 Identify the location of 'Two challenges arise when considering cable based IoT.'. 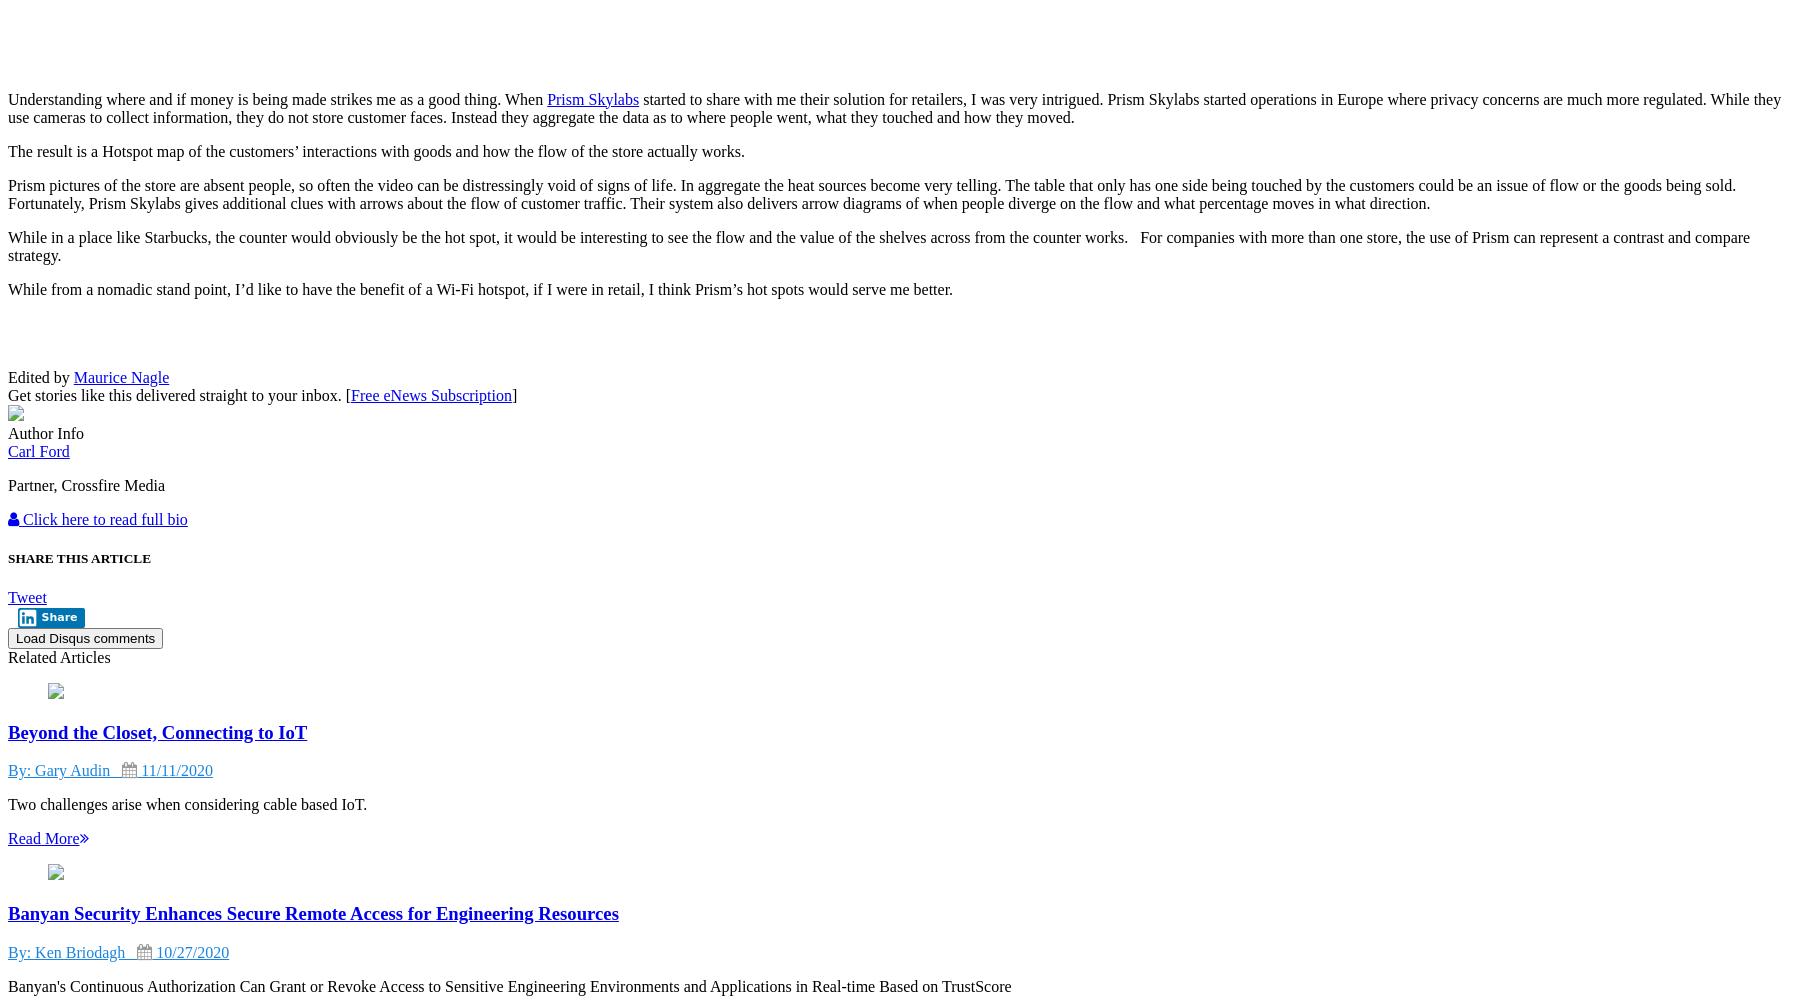
(187, 803).